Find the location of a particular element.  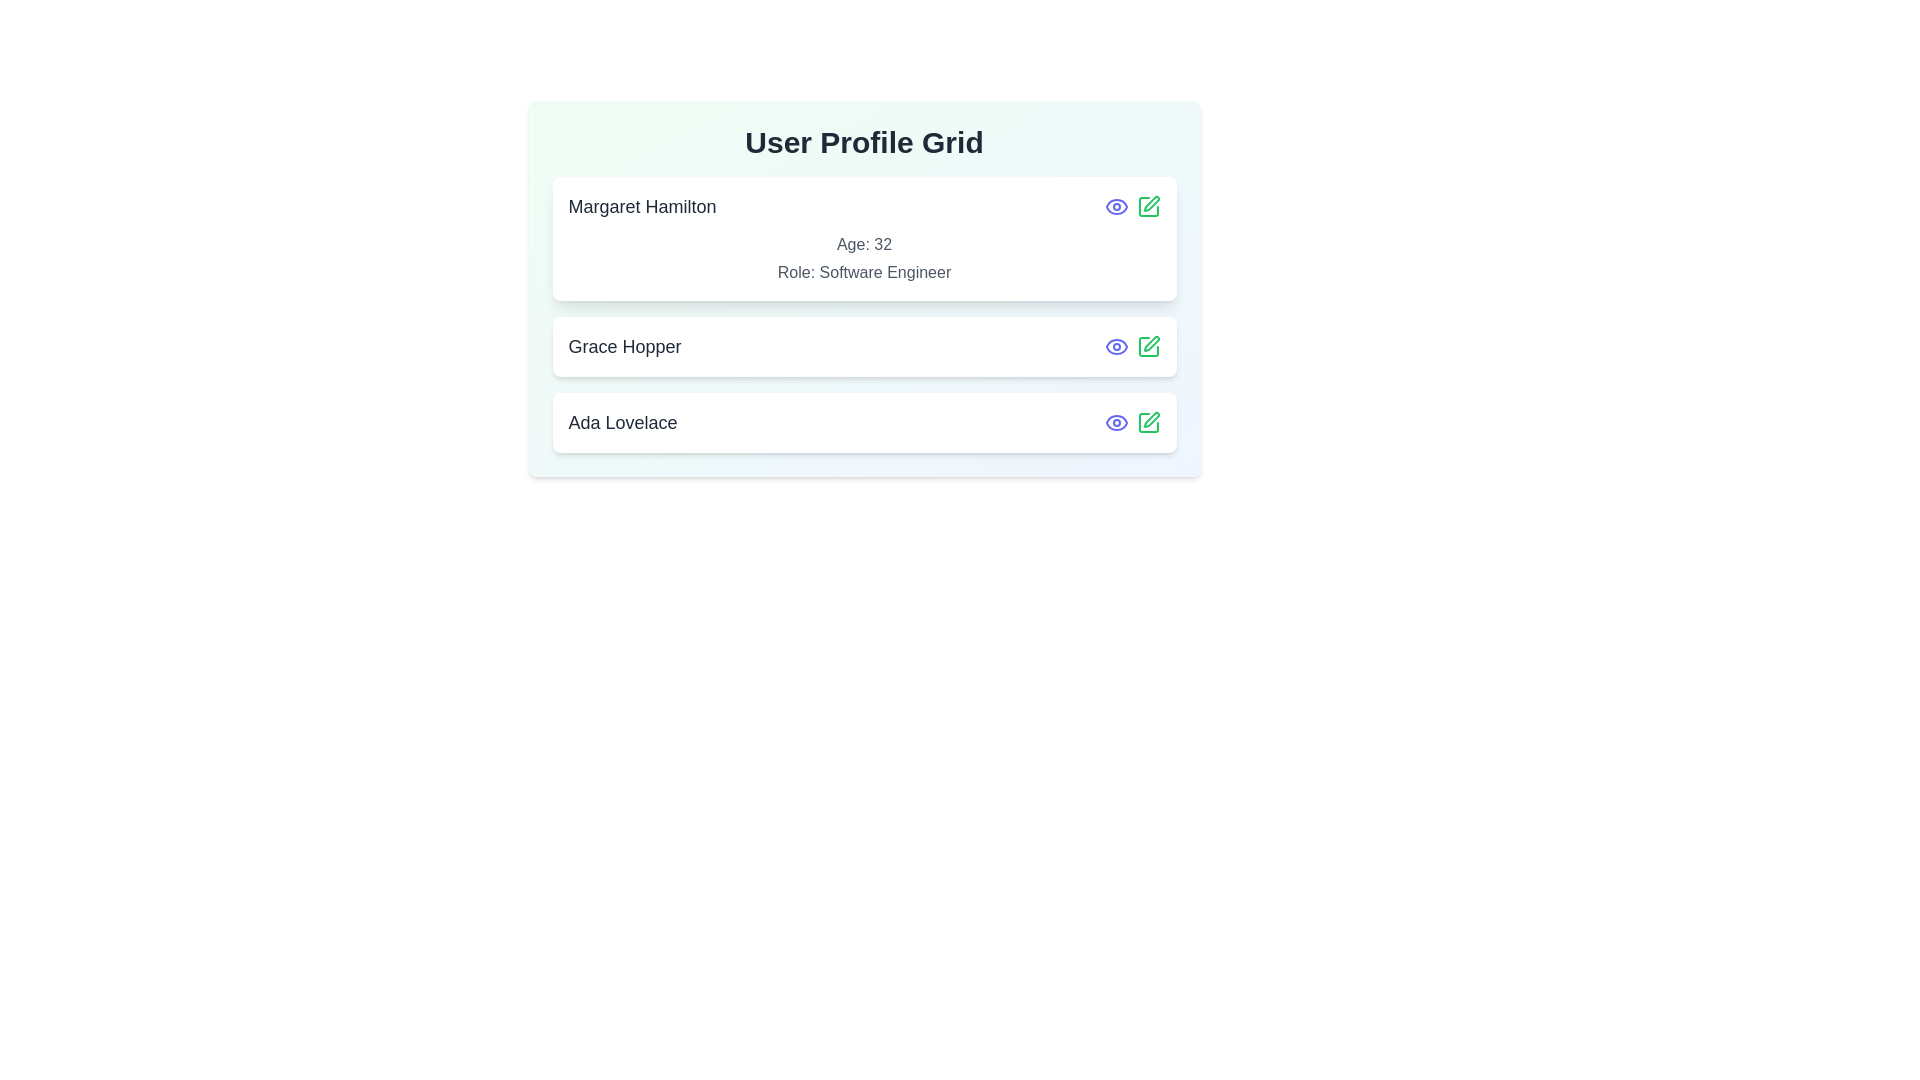

eye icon for the profile of Margaret Hamilton is located at coordinates (1115, 207).